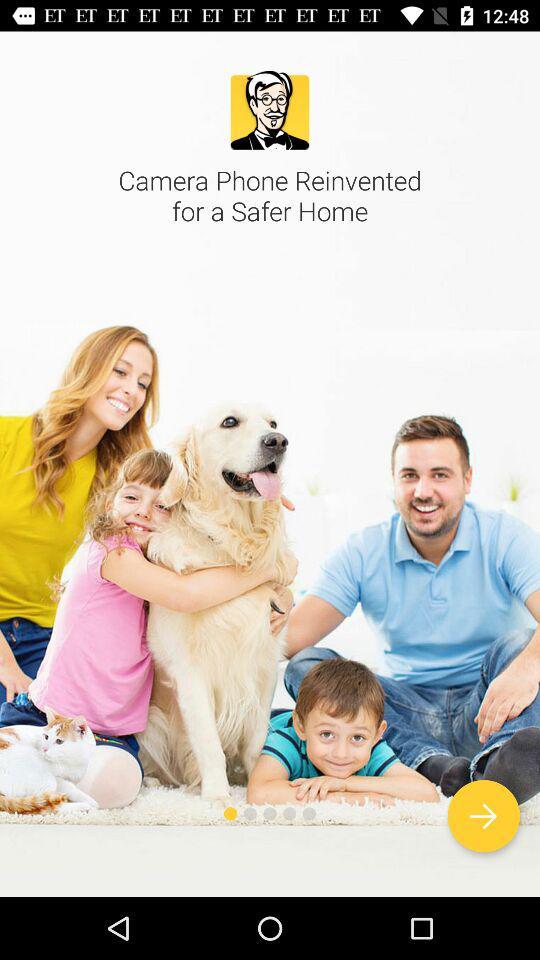  What do you see at coordinates (482, 816) in the screenshot?
I see `next page` at bounding box center [482, 816].